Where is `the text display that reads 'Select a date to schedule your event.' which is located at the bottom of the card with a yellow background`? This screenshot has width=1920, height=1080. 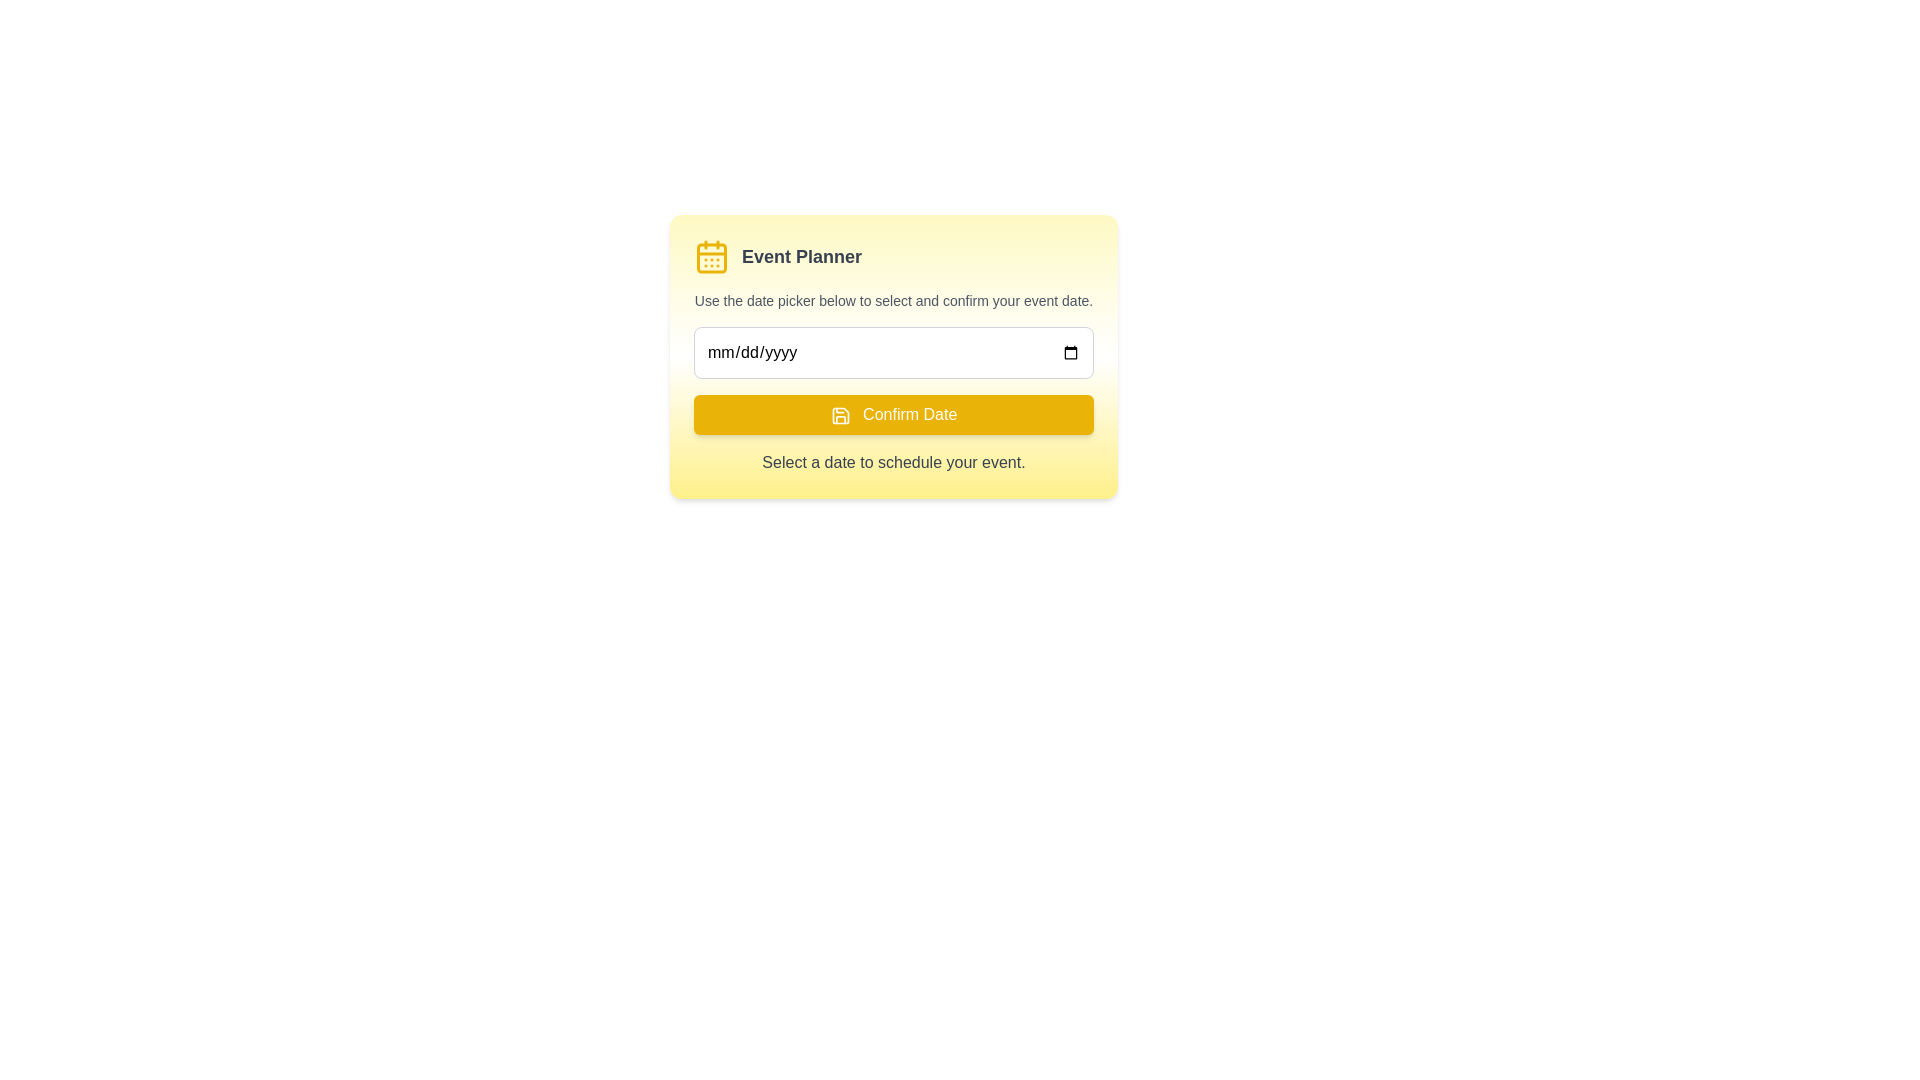 the text display that reads 'Select a date to schedule your event.' which is located at the bottom of the card with a yellow background is located at coordinates (892, 462).